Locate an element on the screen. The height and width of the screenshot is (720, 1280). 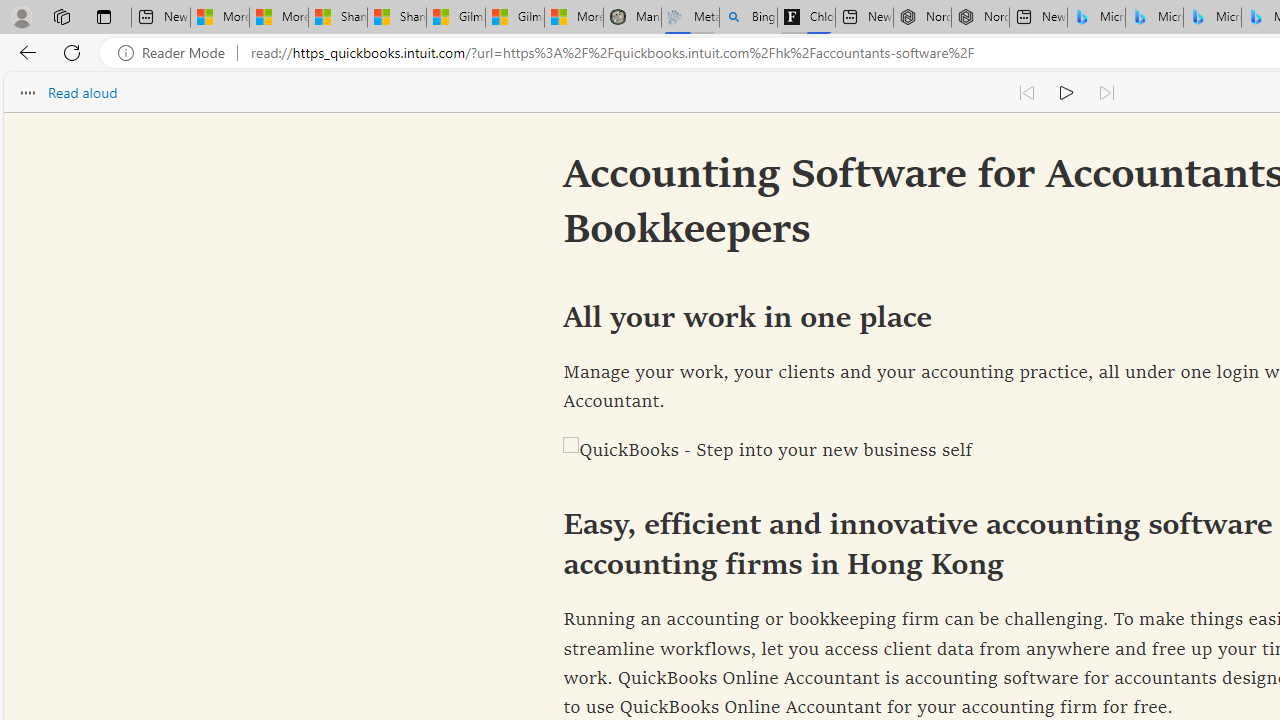
'Manatee Mortality Statistics | FWC' is located at coordinates (631, 17).